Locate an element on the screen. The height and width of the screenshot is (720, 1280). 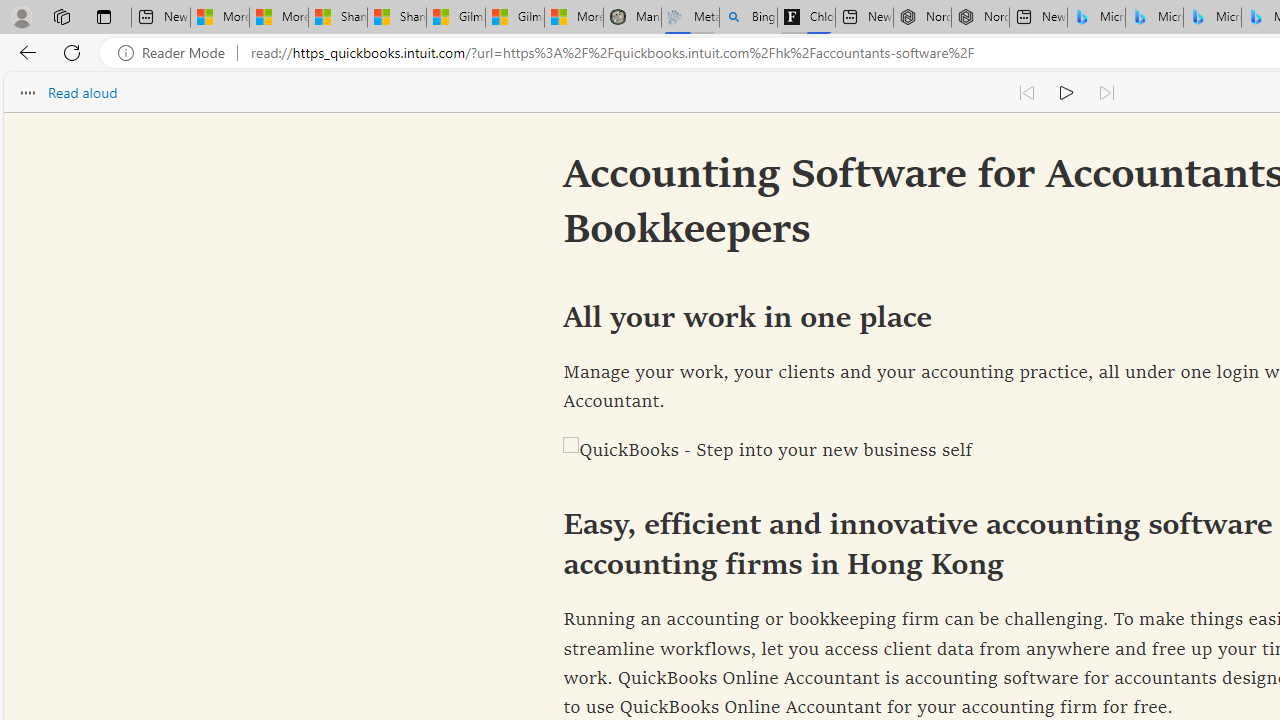
'Manatee Mortality Statistics | FWC' is located at coordinates (631, 17).